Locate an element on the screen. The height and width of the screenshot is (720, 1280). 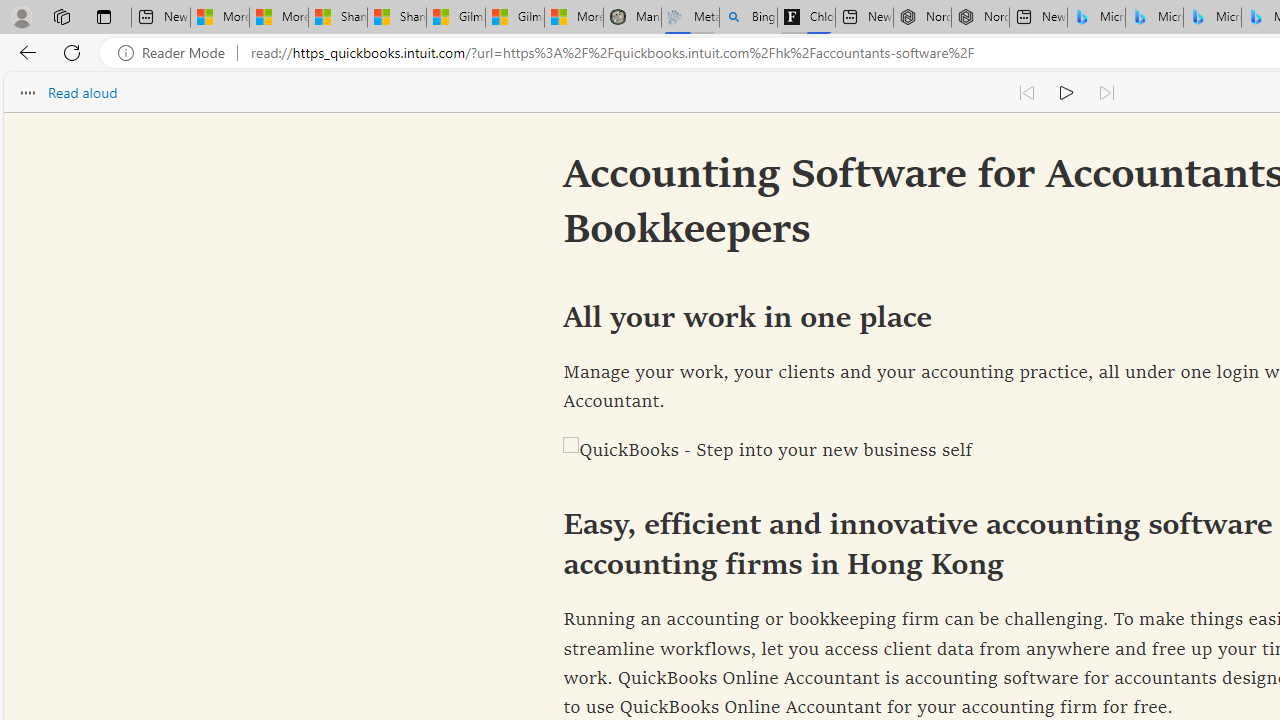
'Manatee Mortality Statistics | FWC' is located at coordinates (631, 17).